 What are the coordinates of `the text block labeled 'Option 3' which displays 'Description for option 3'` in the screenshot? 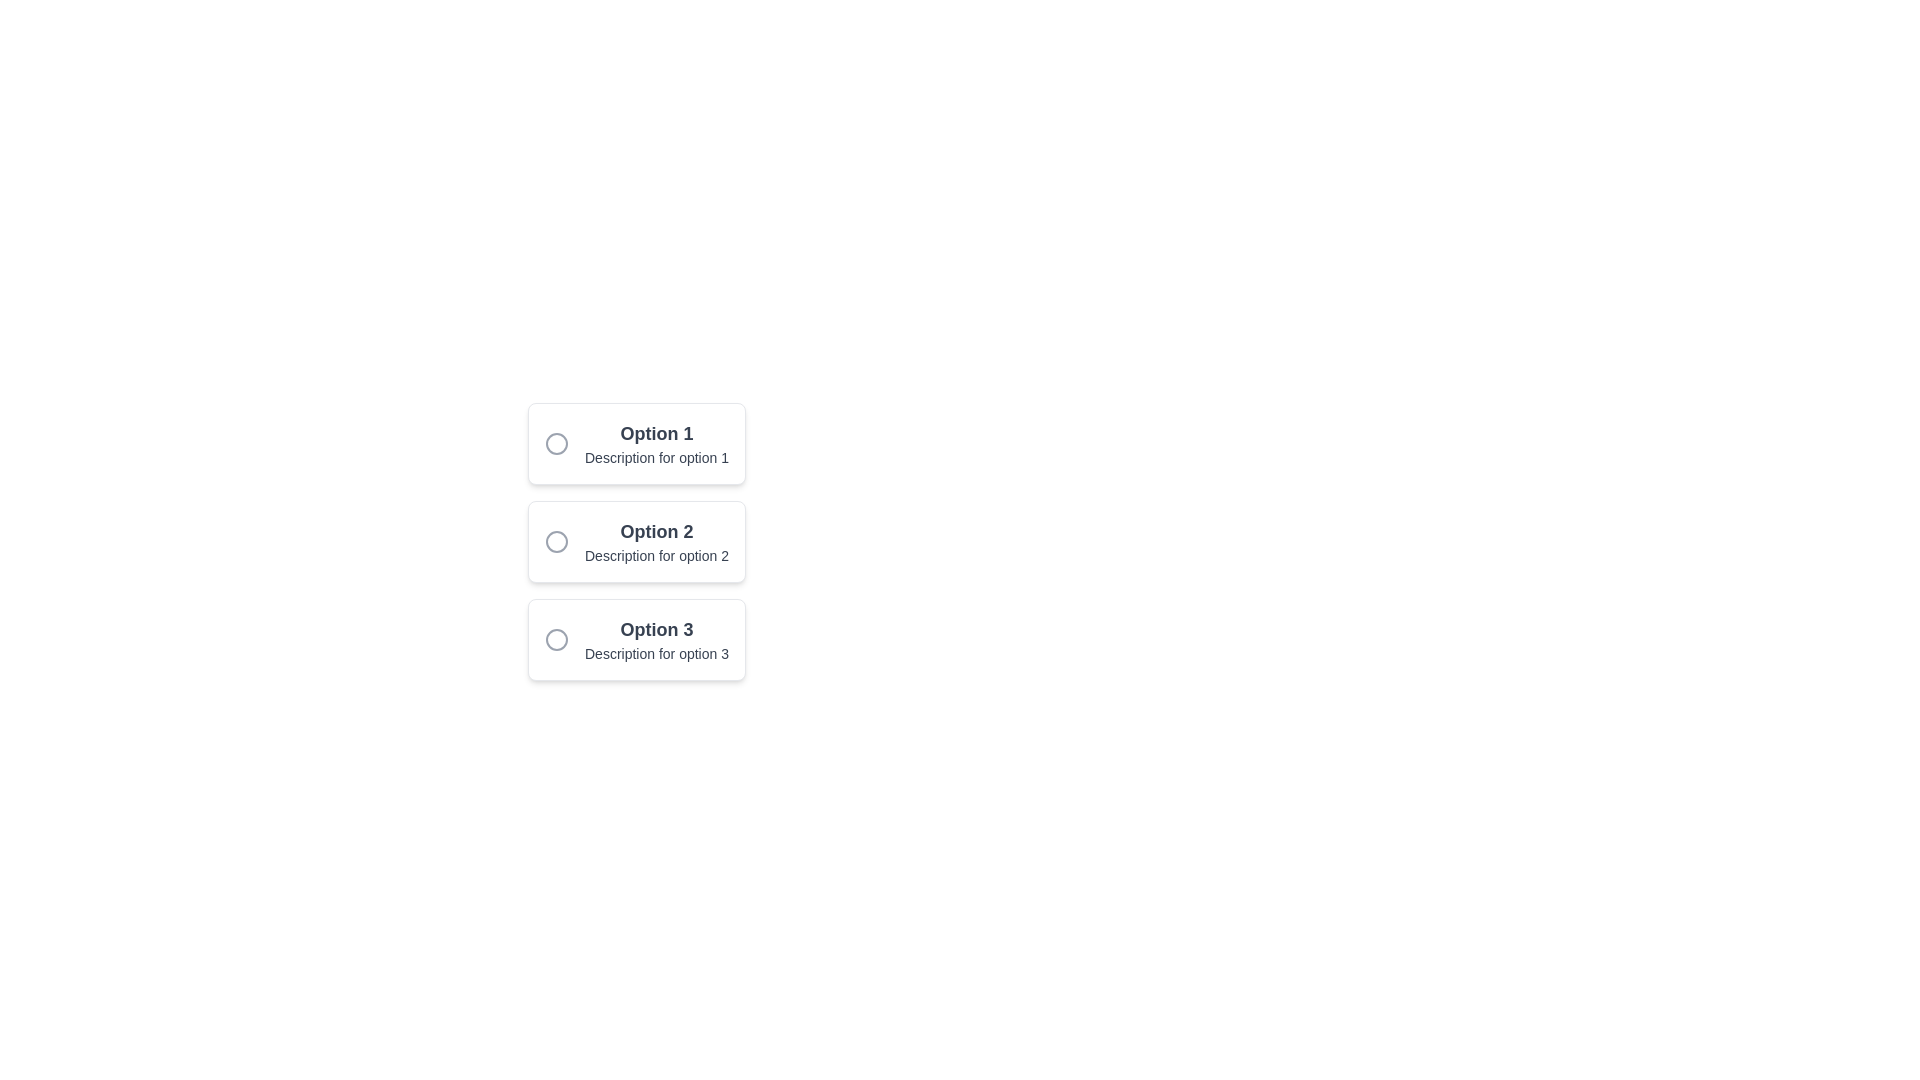 It's located at (657, 640).